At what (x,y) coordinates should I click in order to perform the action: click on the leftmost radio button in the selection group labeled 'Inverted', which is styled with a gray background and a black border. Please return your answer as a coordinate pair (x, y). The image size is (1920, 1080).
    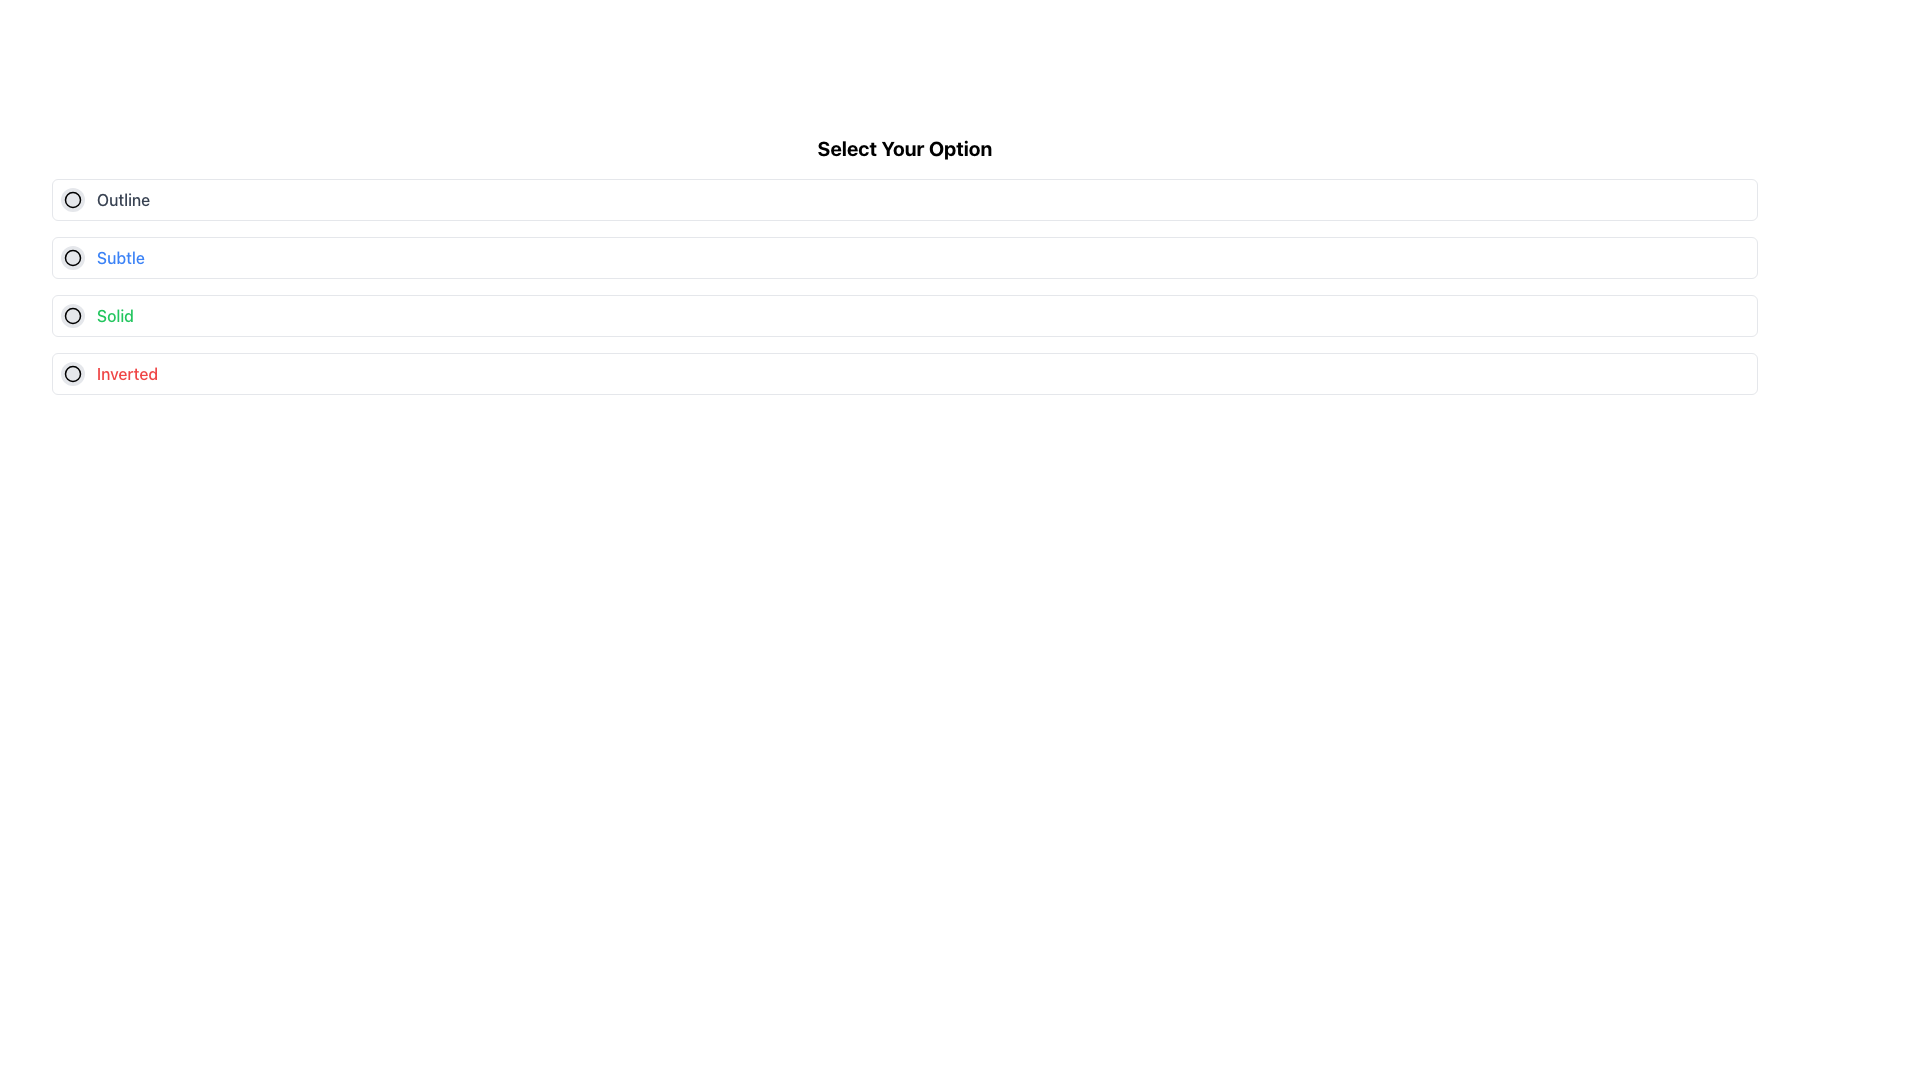
    Looking at the image, I should click on (72, 374).